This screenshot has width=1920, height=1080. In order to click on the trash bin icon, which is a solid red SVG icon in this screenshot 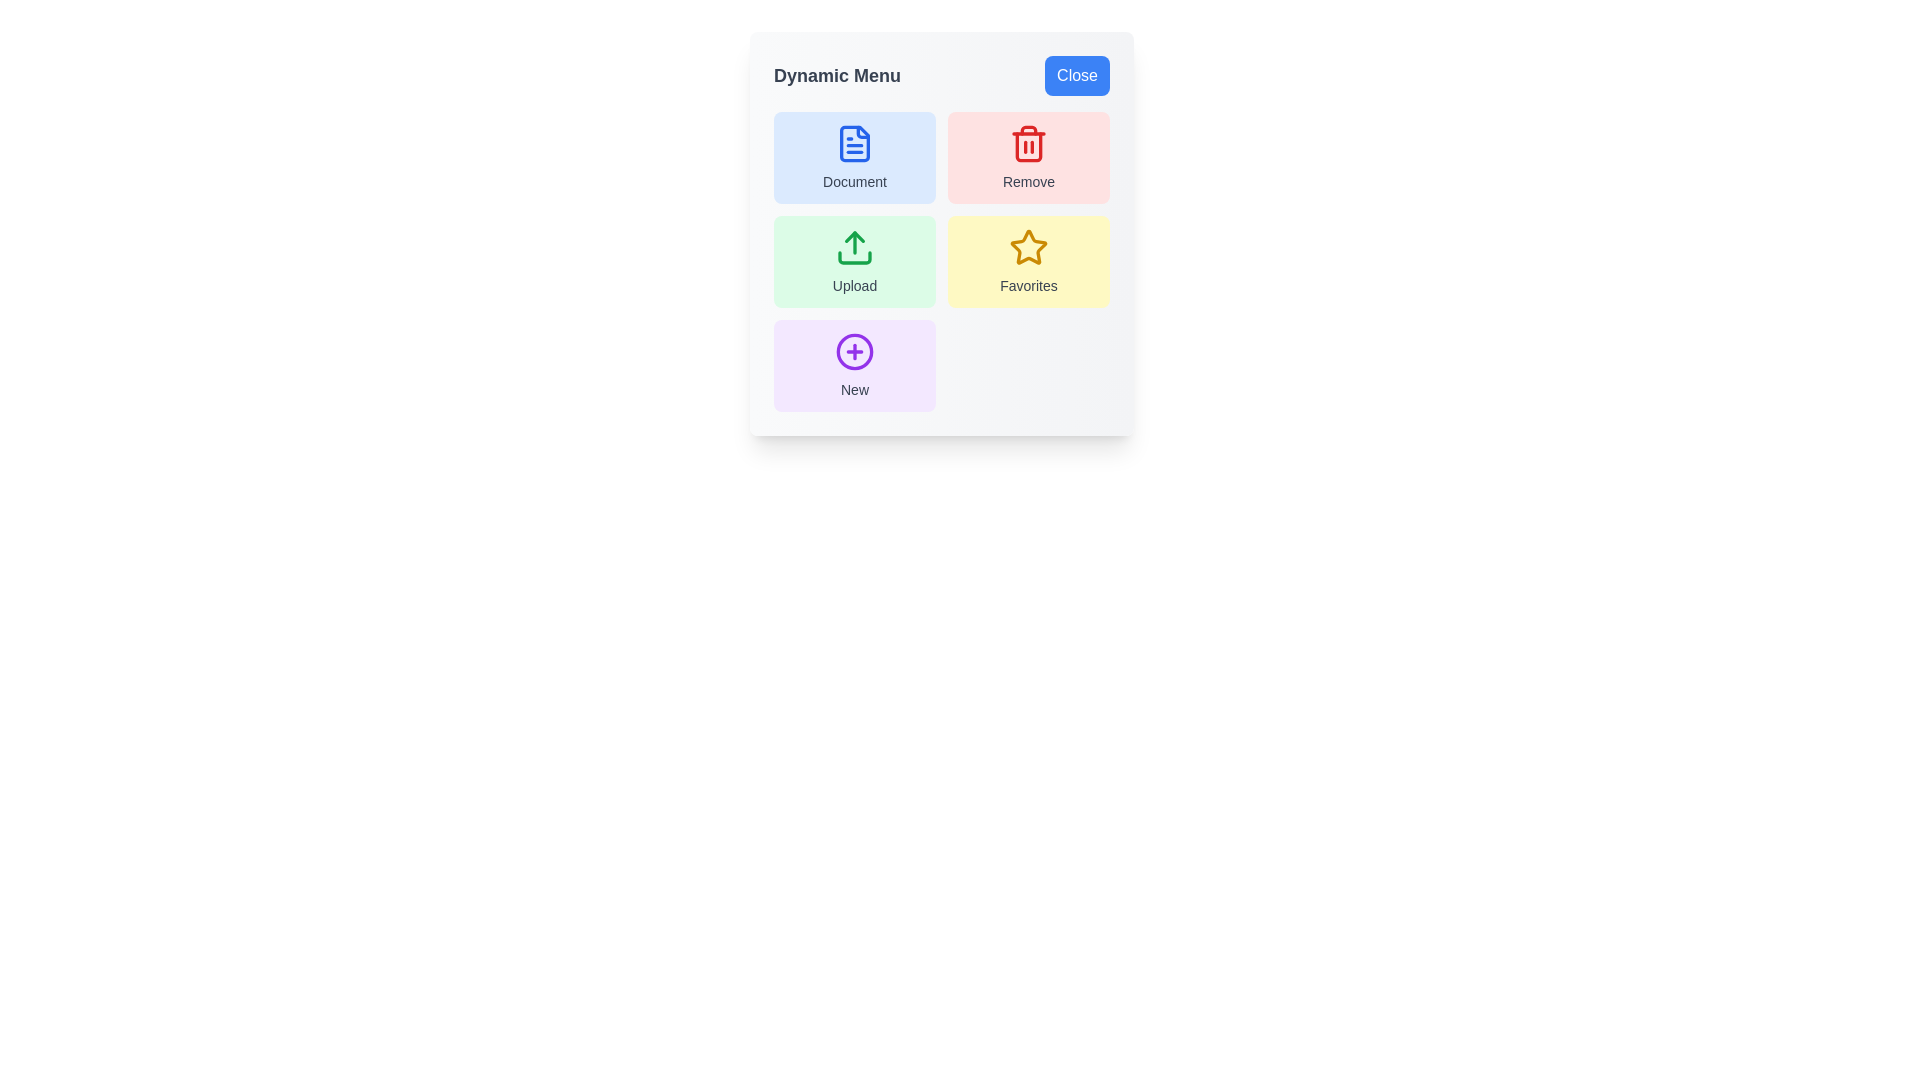, I will do `click(1028, 142)`.